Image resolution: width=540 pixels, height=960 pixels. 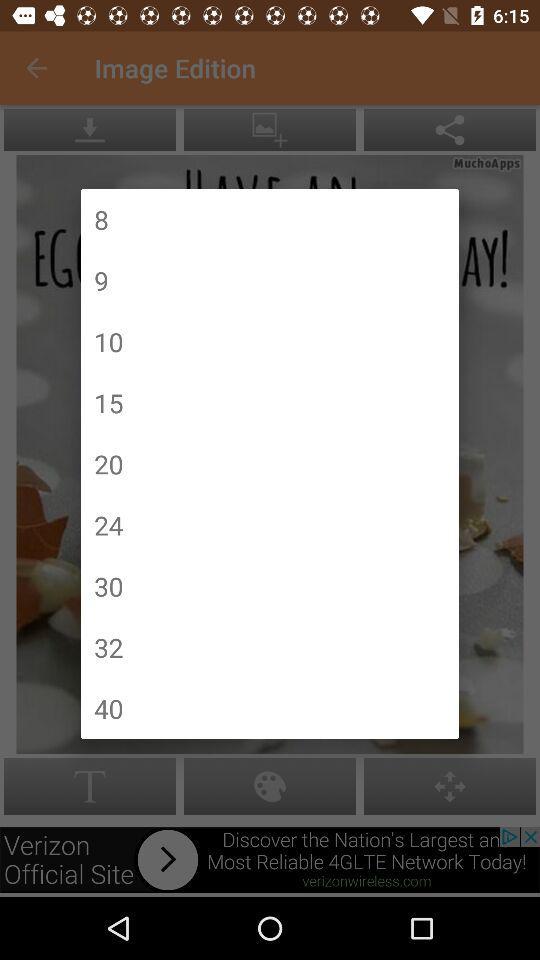 I want to click on icon below the 15 icon, so click(x=108, y=464).